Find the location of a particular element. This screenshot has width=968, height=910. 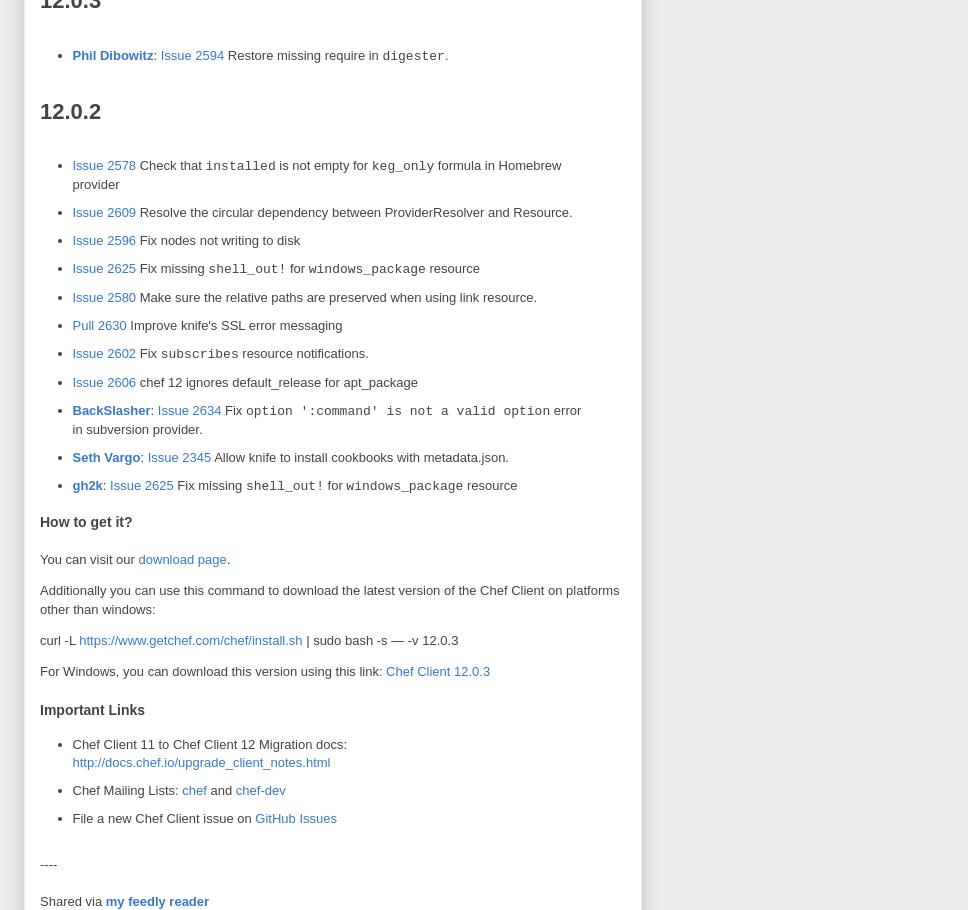

'Chef Client 12.0.3' is located at coordinates (385, 669).